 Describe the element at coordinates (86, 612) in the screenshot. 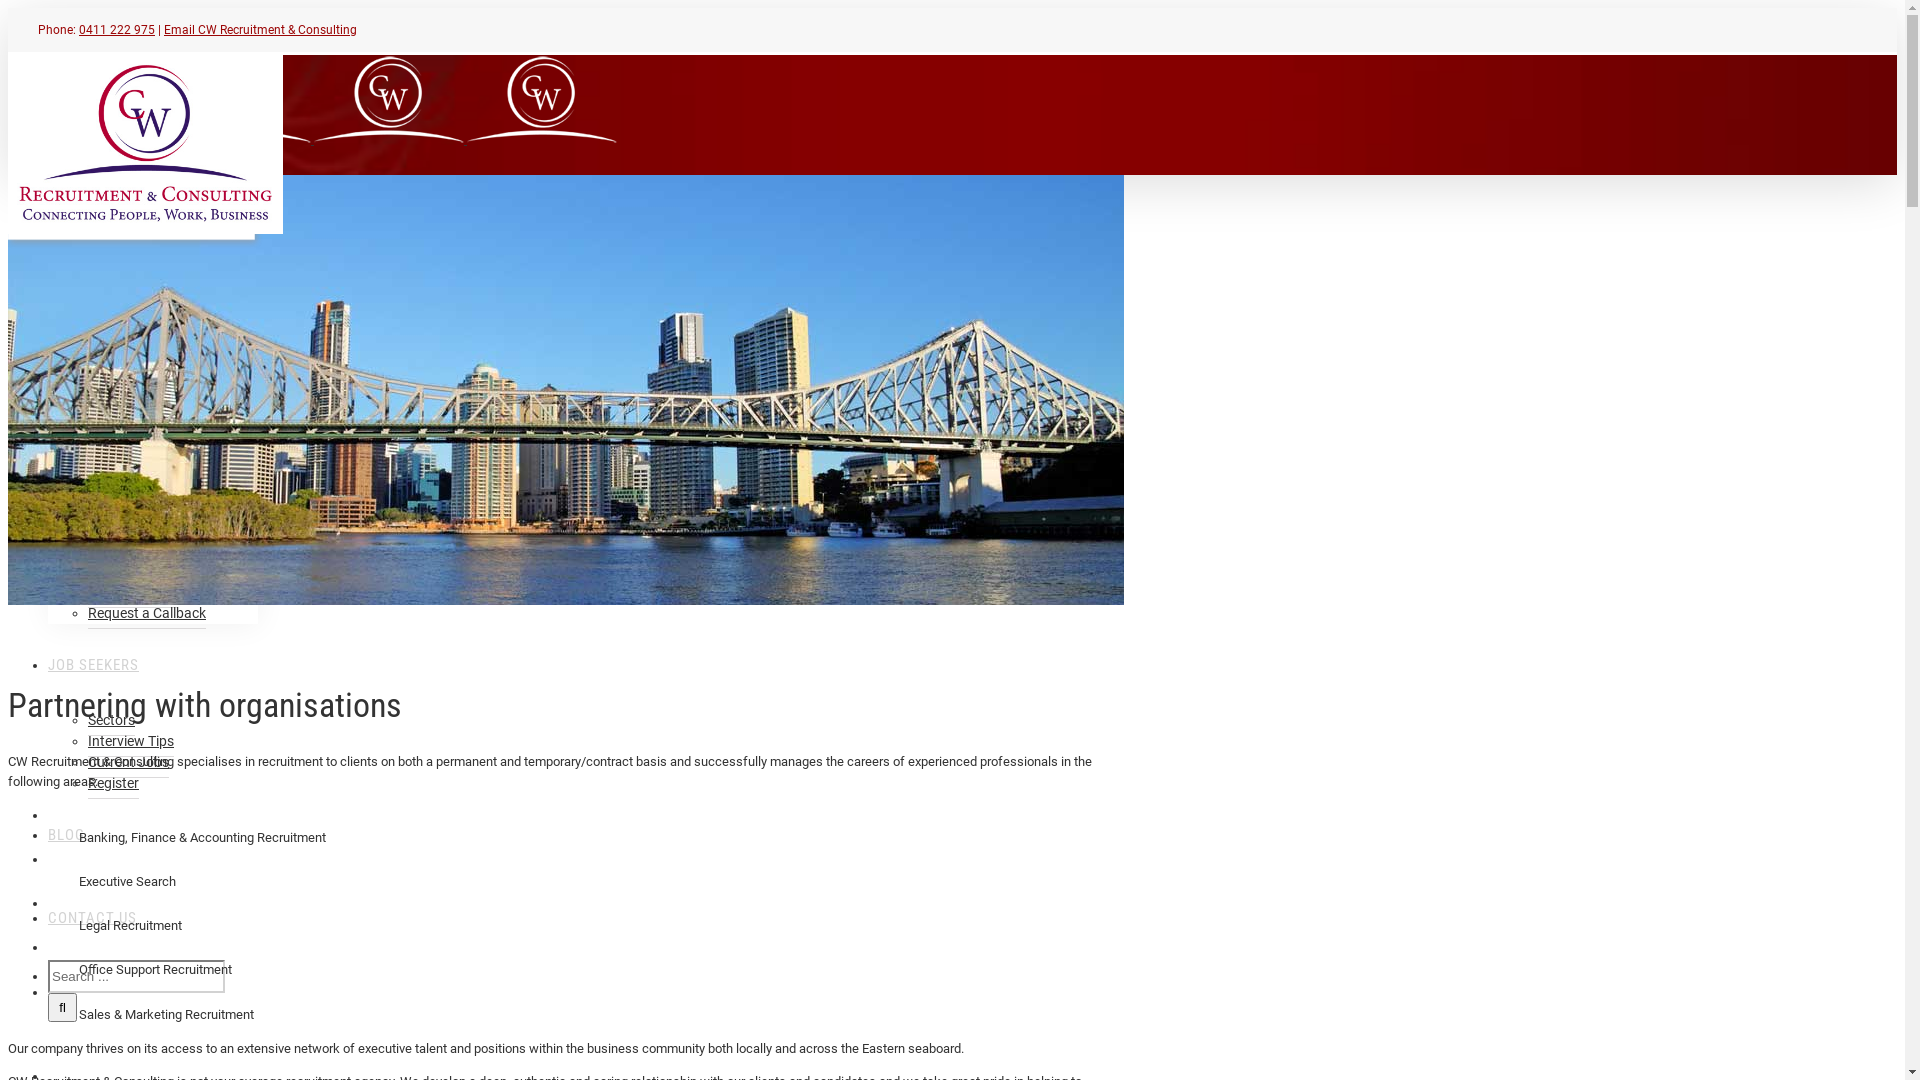

I see `'Request a Callback'` at that location.